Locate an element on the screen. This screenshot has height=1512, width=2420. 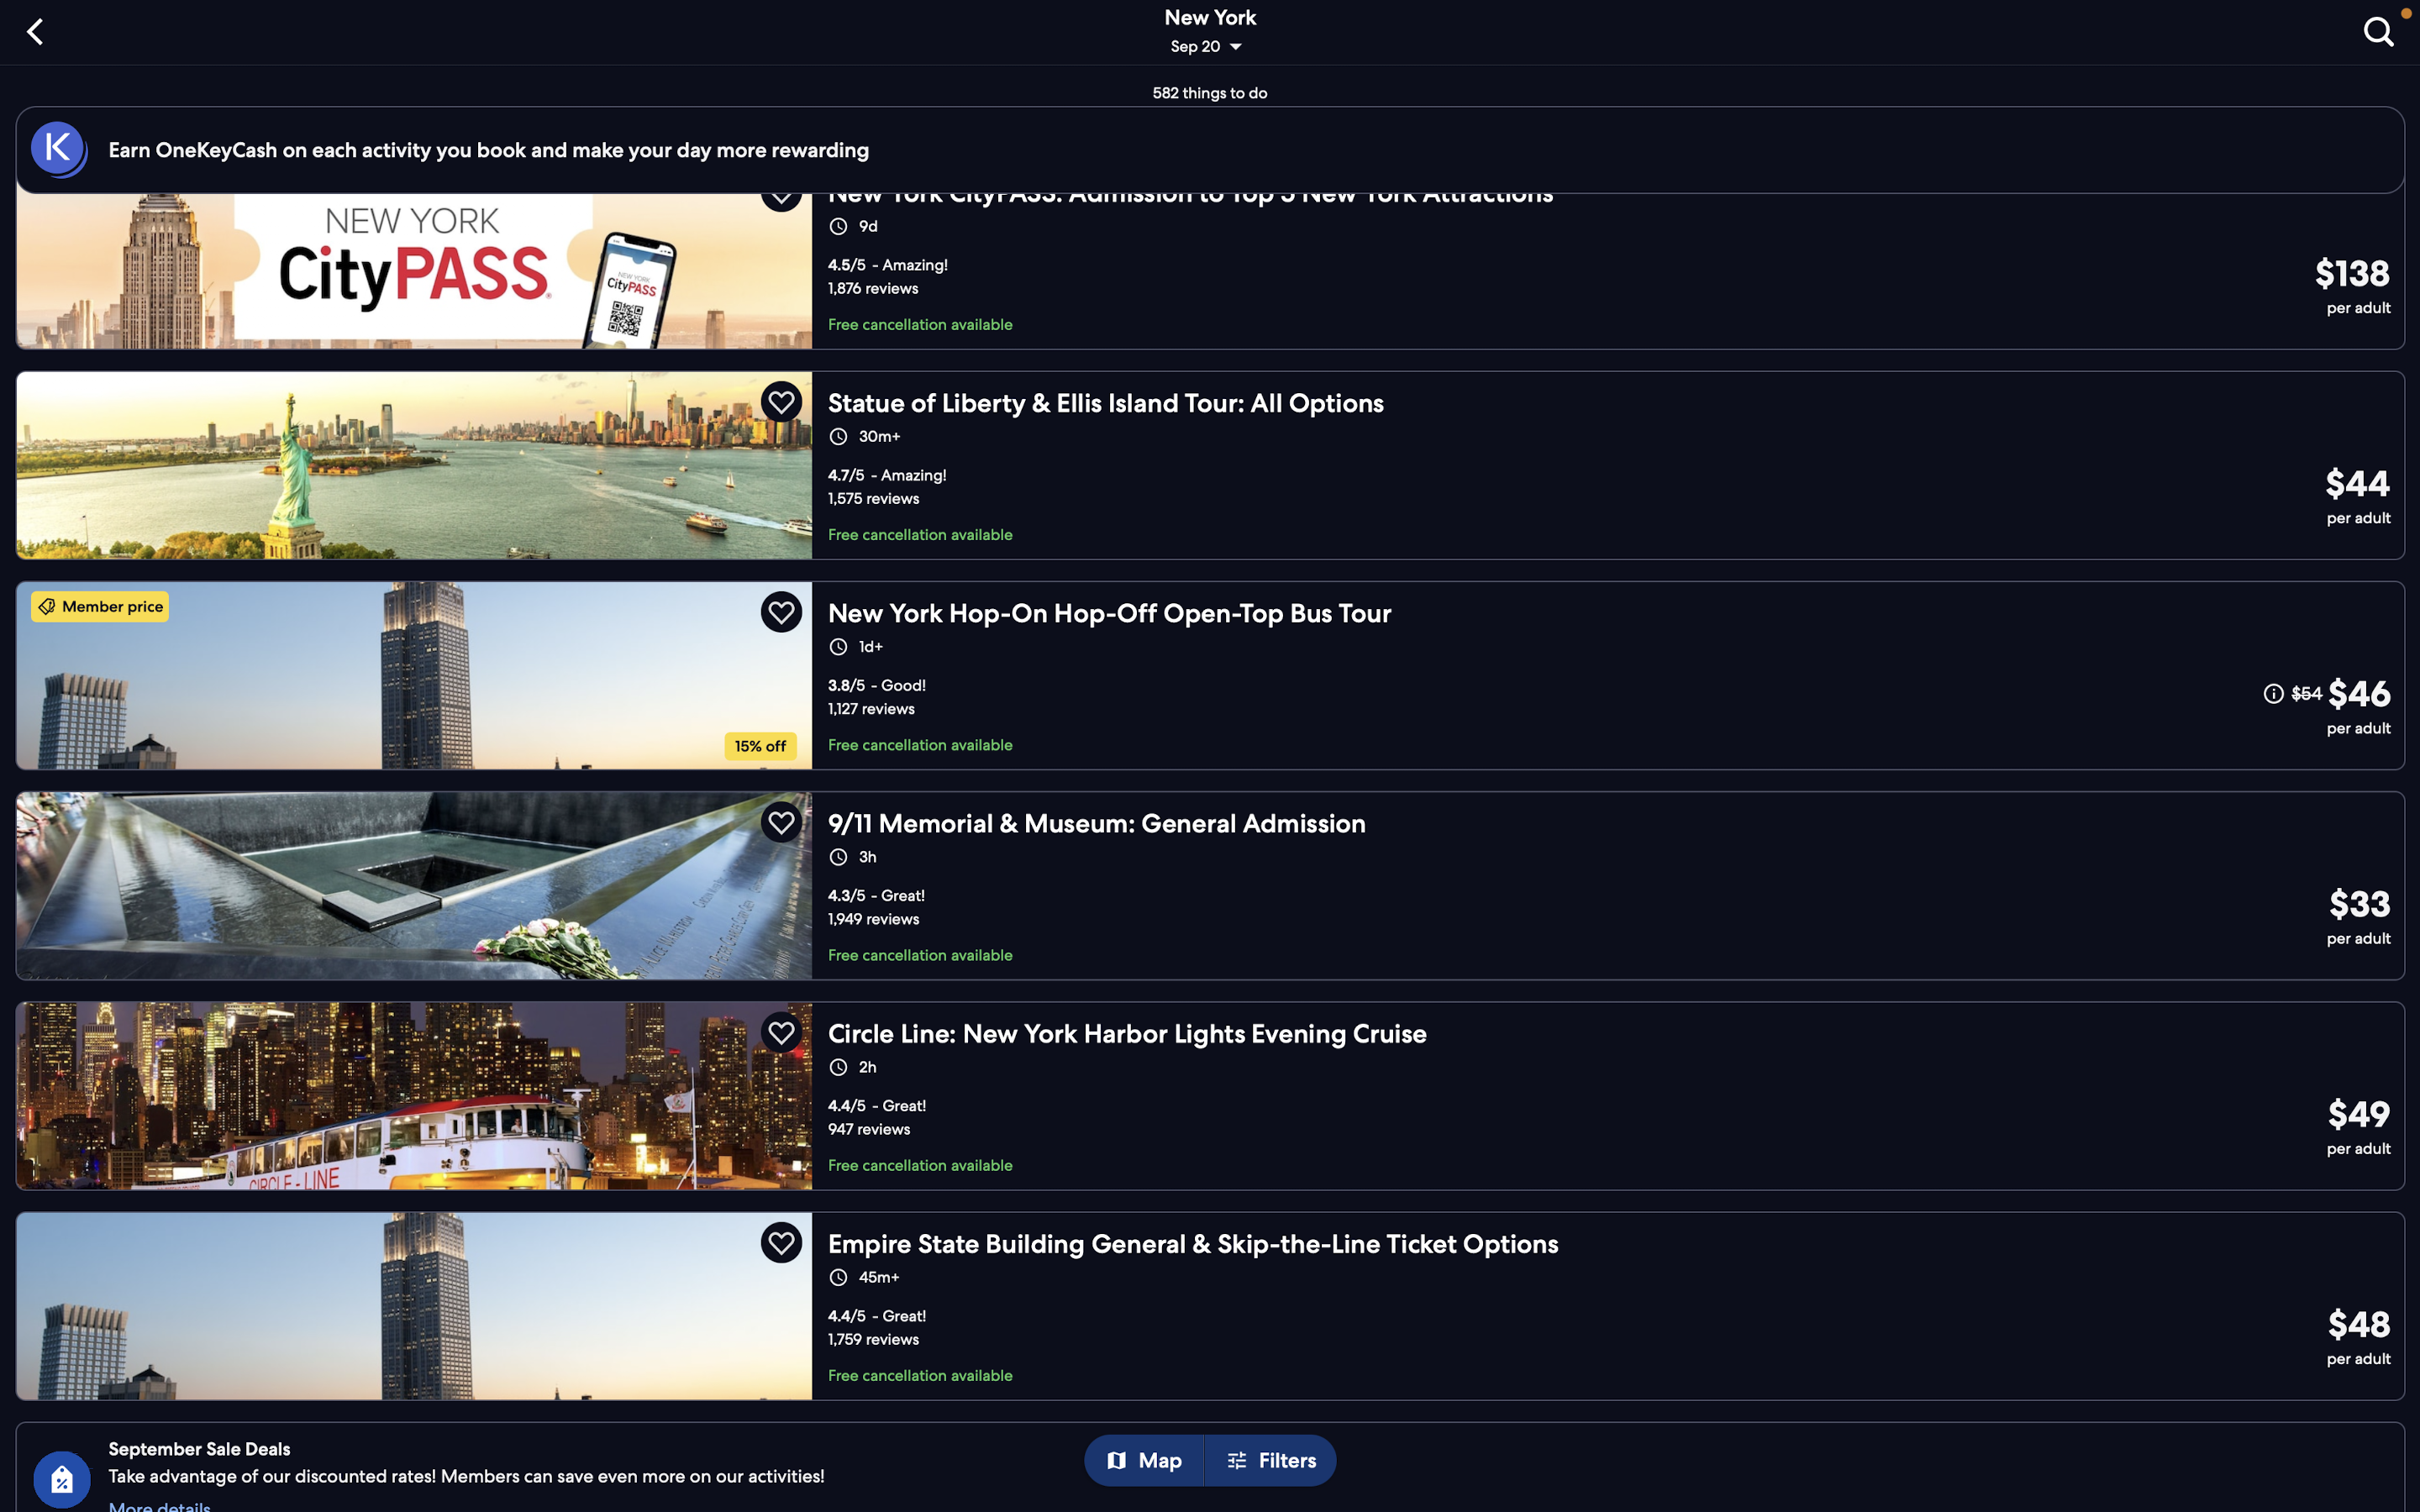
Go ahead and select the "citypass newyork" to see the package deals is located at coordinates (1217, 271).